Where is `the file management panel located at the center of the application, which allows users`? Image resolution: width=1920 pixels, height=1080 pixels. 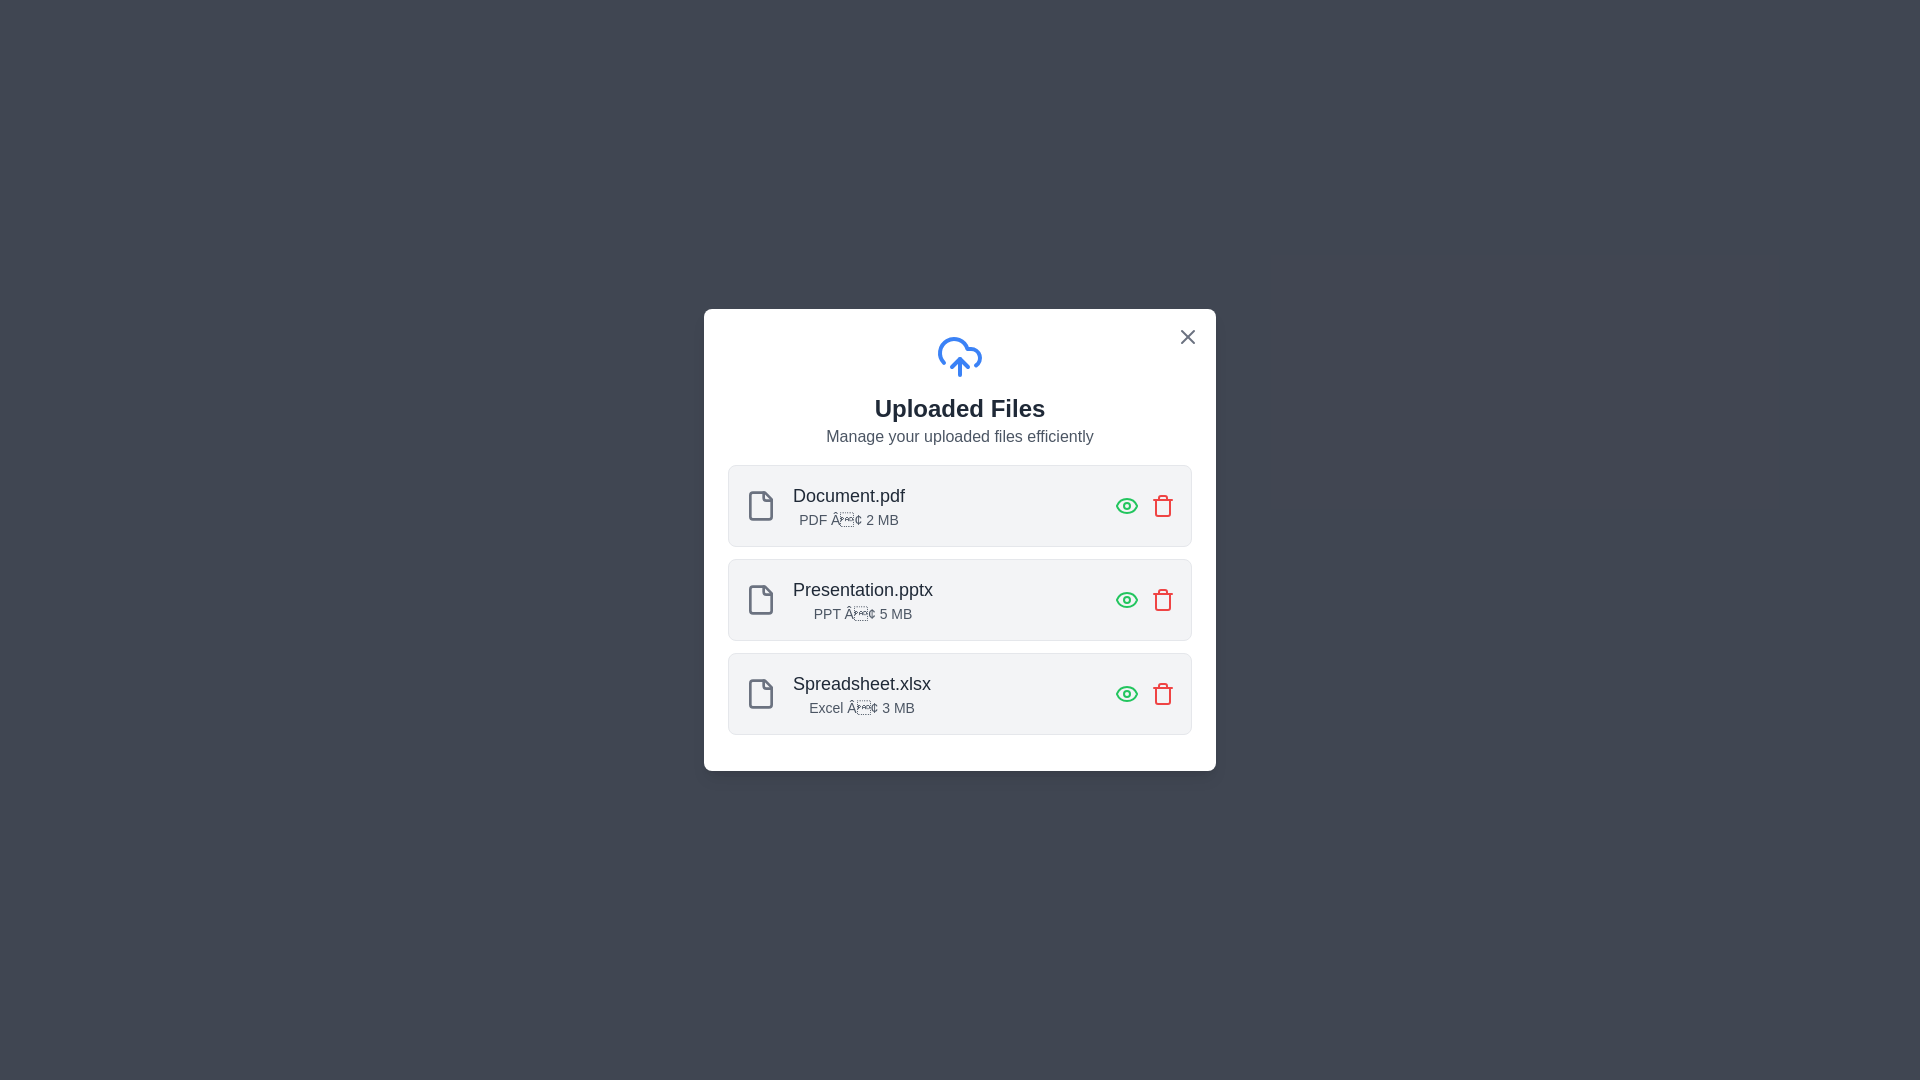
the file management panel located at the center of the application, which allows users is located at coordinates (960, 540).